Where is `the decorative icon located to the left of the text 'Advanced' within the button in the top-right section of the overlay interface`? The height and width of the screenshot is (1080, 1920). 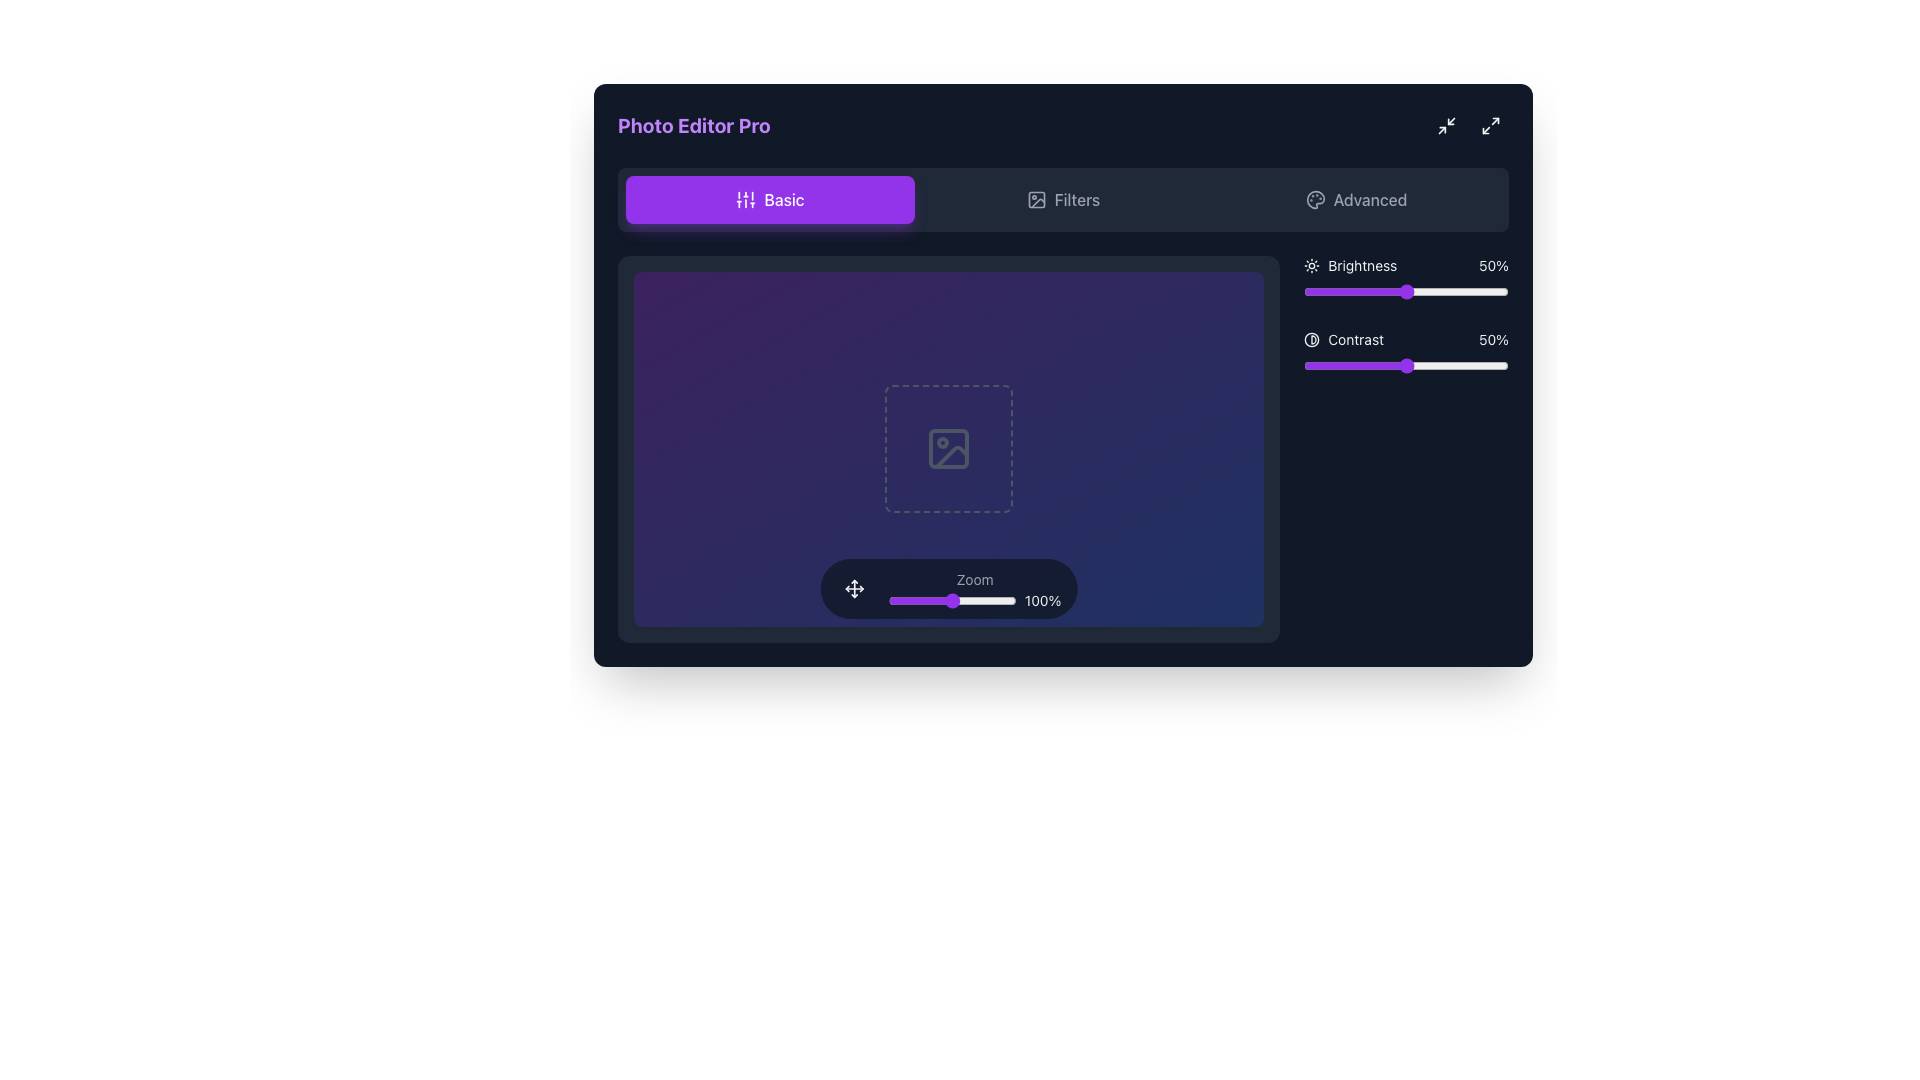
the decorative icon located to the left of the text 'Advanced' within the button in the top-right section of the overlay interface is located at coordinates (1315, 200).